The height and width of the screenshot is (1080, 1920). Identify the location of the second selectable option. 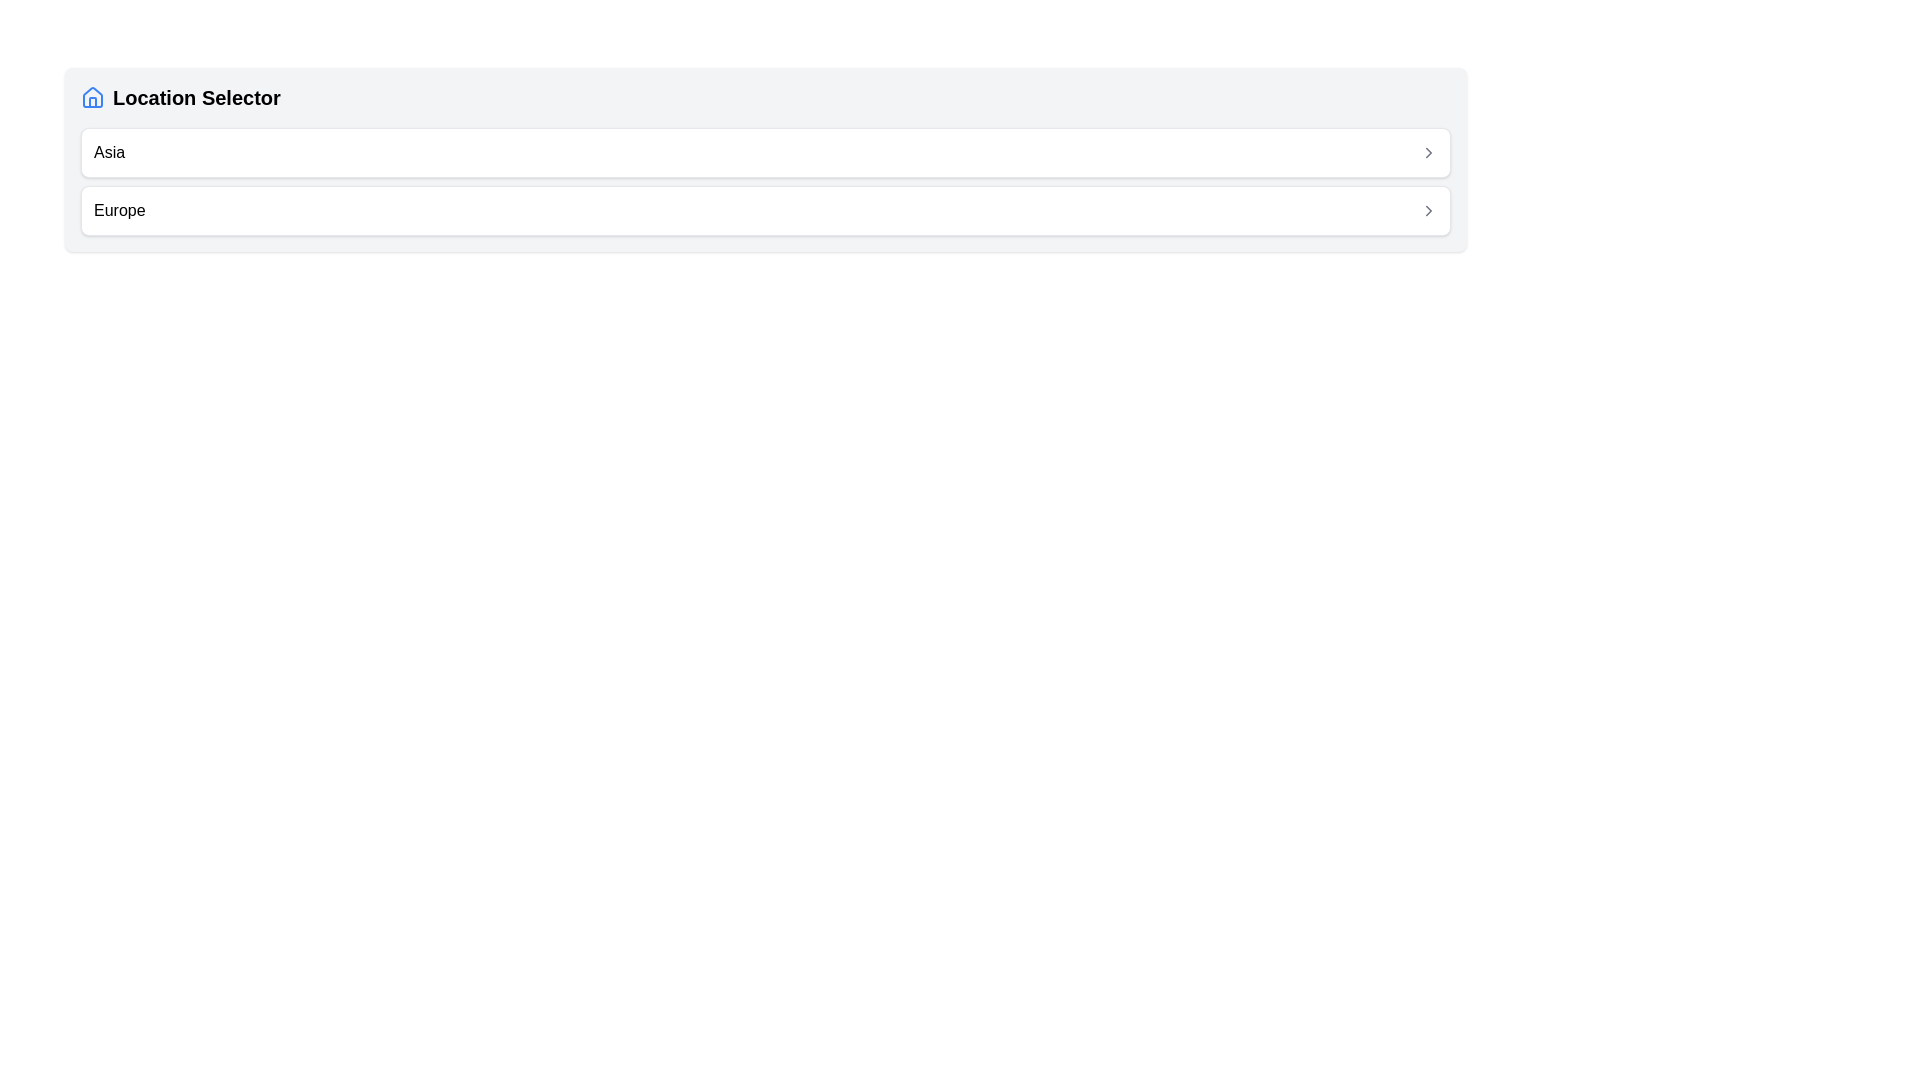
(765, 211).